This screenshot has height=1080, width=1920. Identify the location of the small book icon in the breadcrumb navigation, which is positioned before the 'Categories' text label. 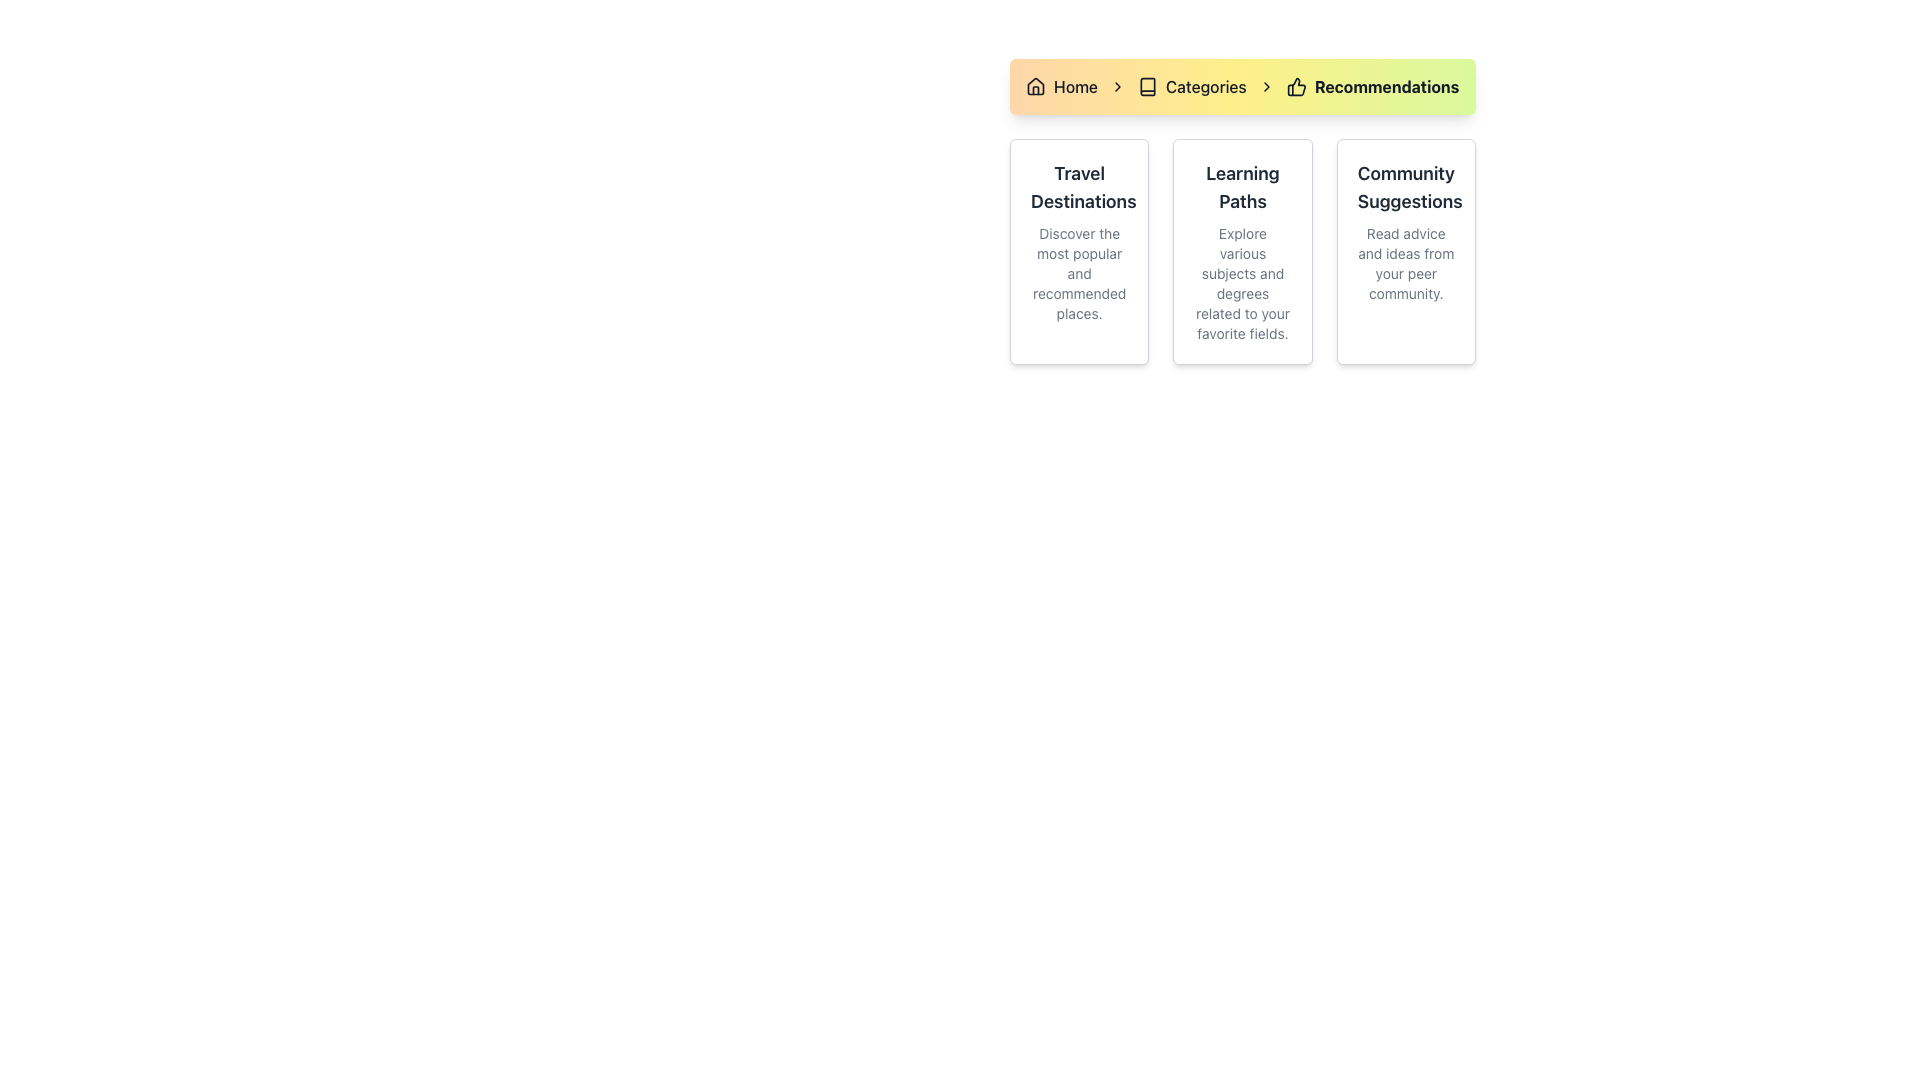
(1147, 86).